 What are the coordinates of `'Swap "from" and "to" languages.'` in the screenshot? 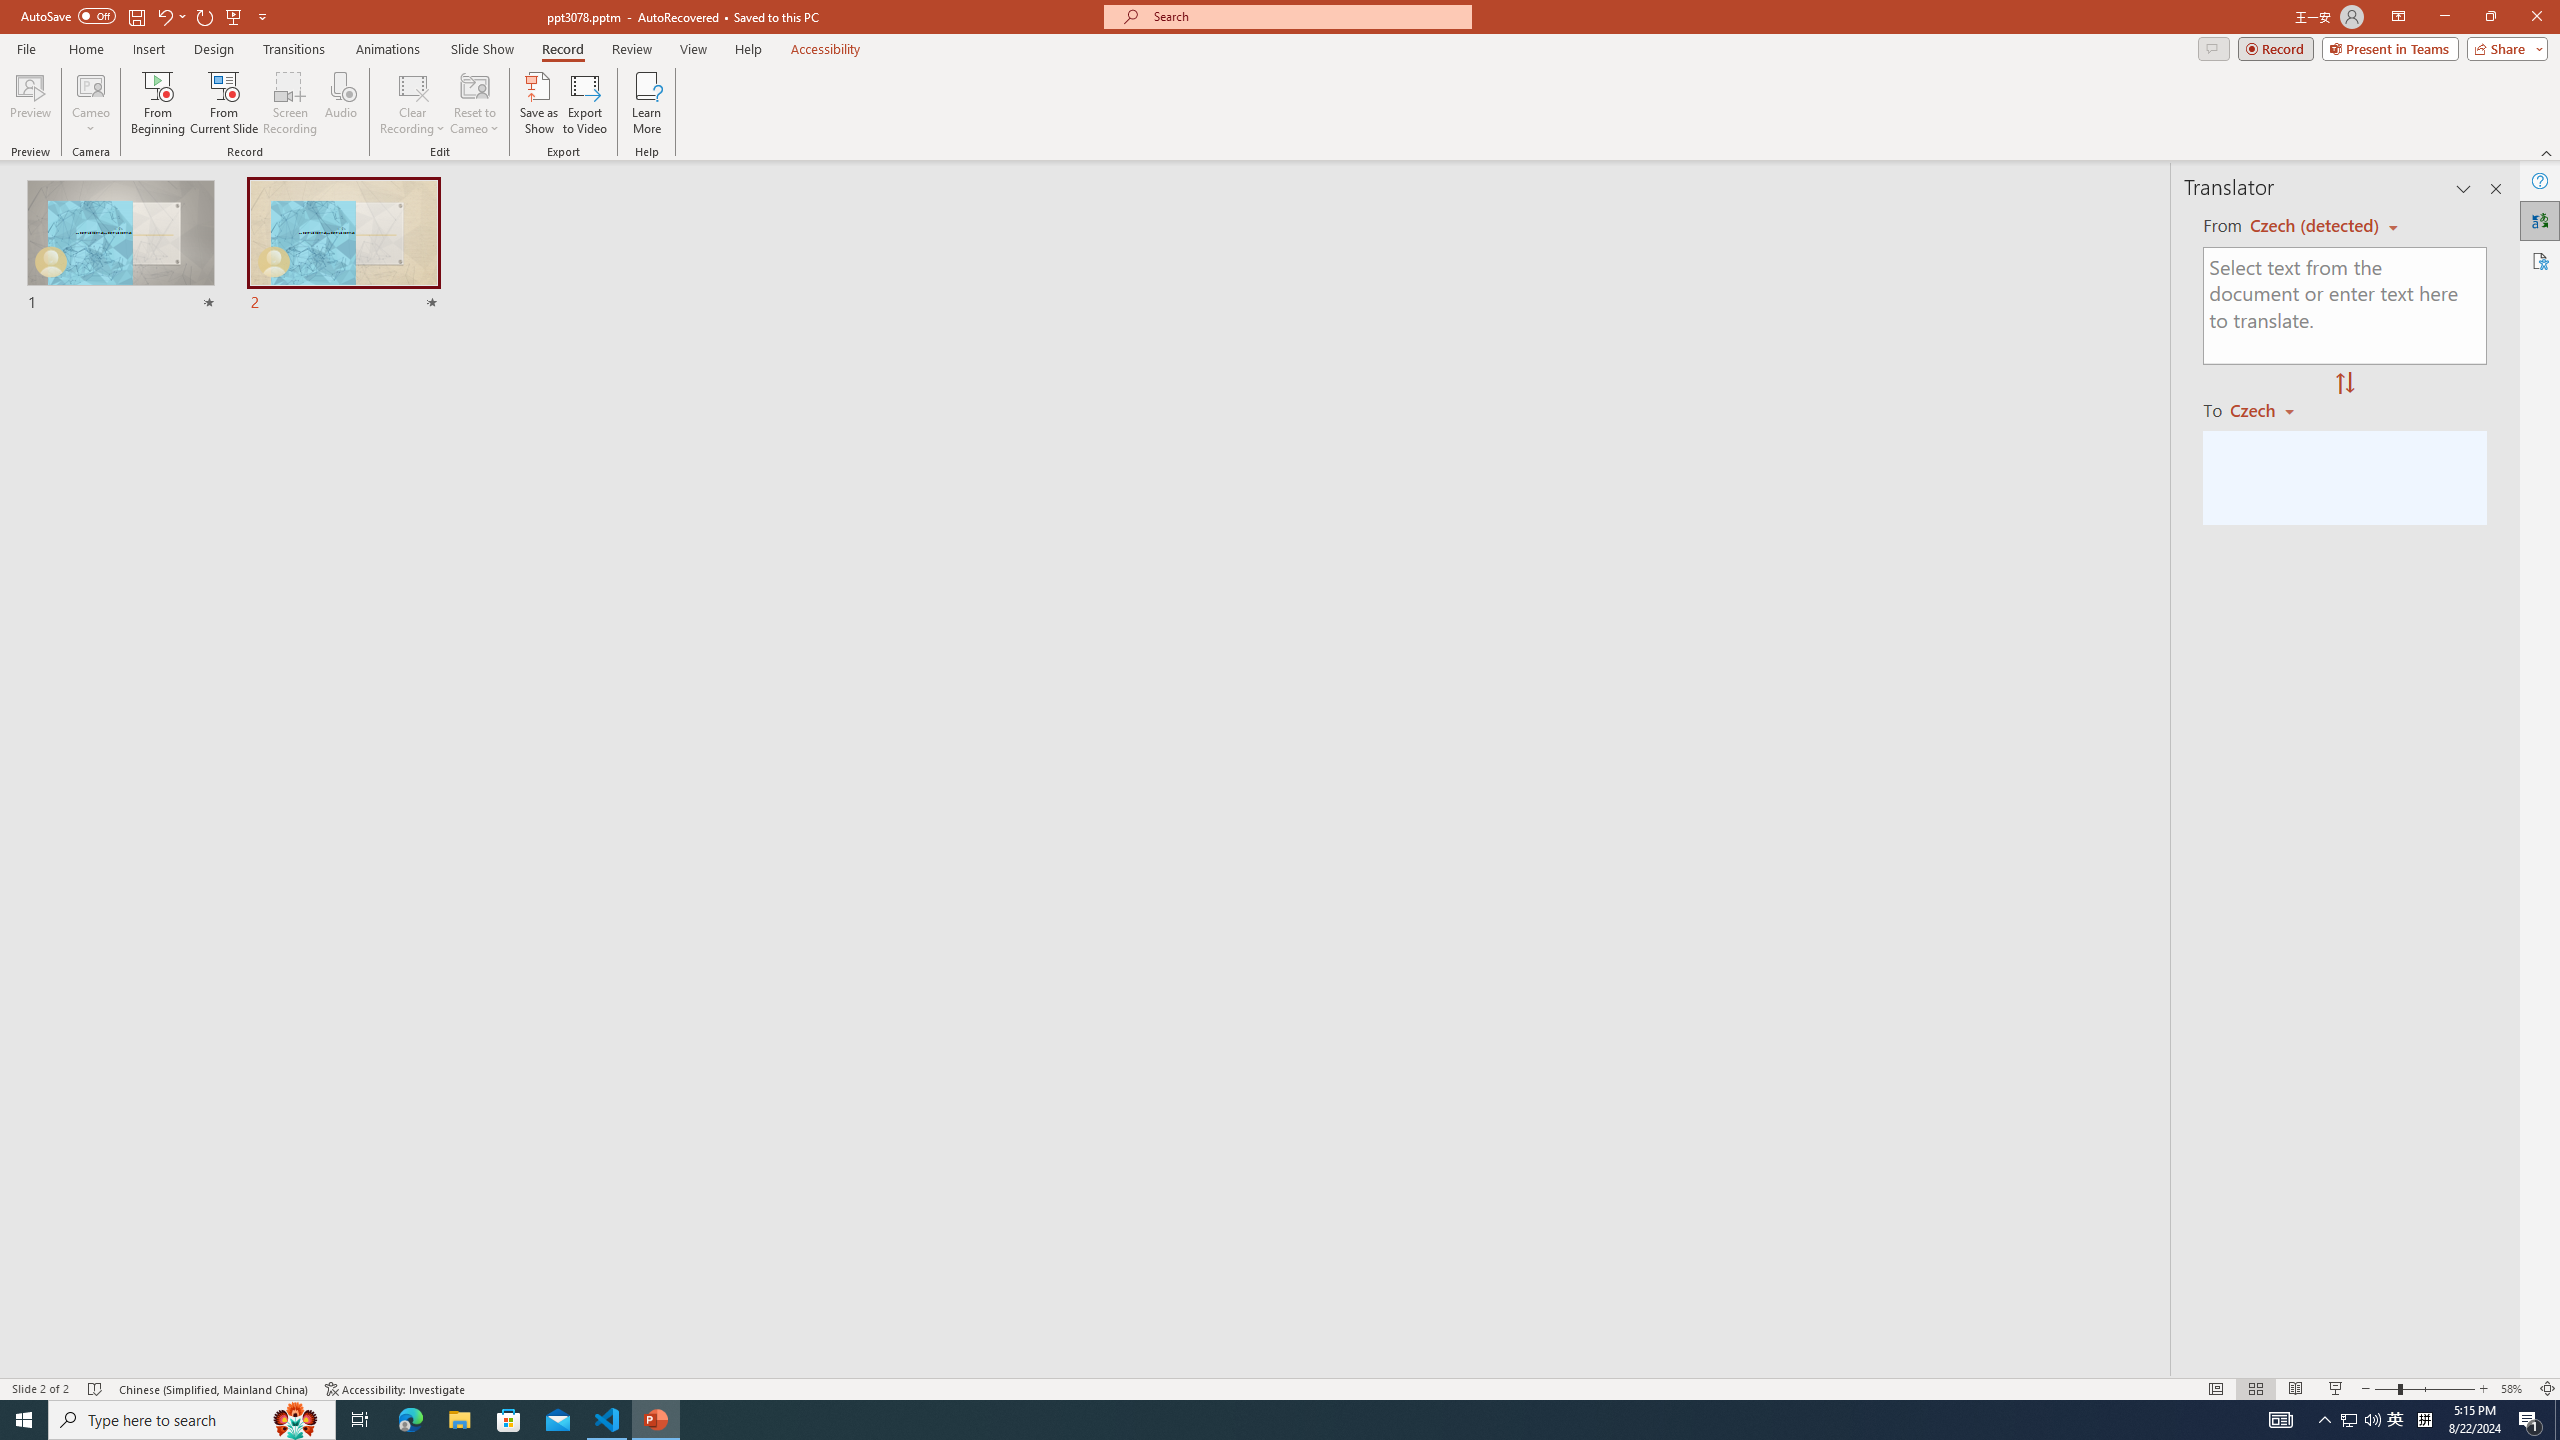 It's located at (2343, 383).